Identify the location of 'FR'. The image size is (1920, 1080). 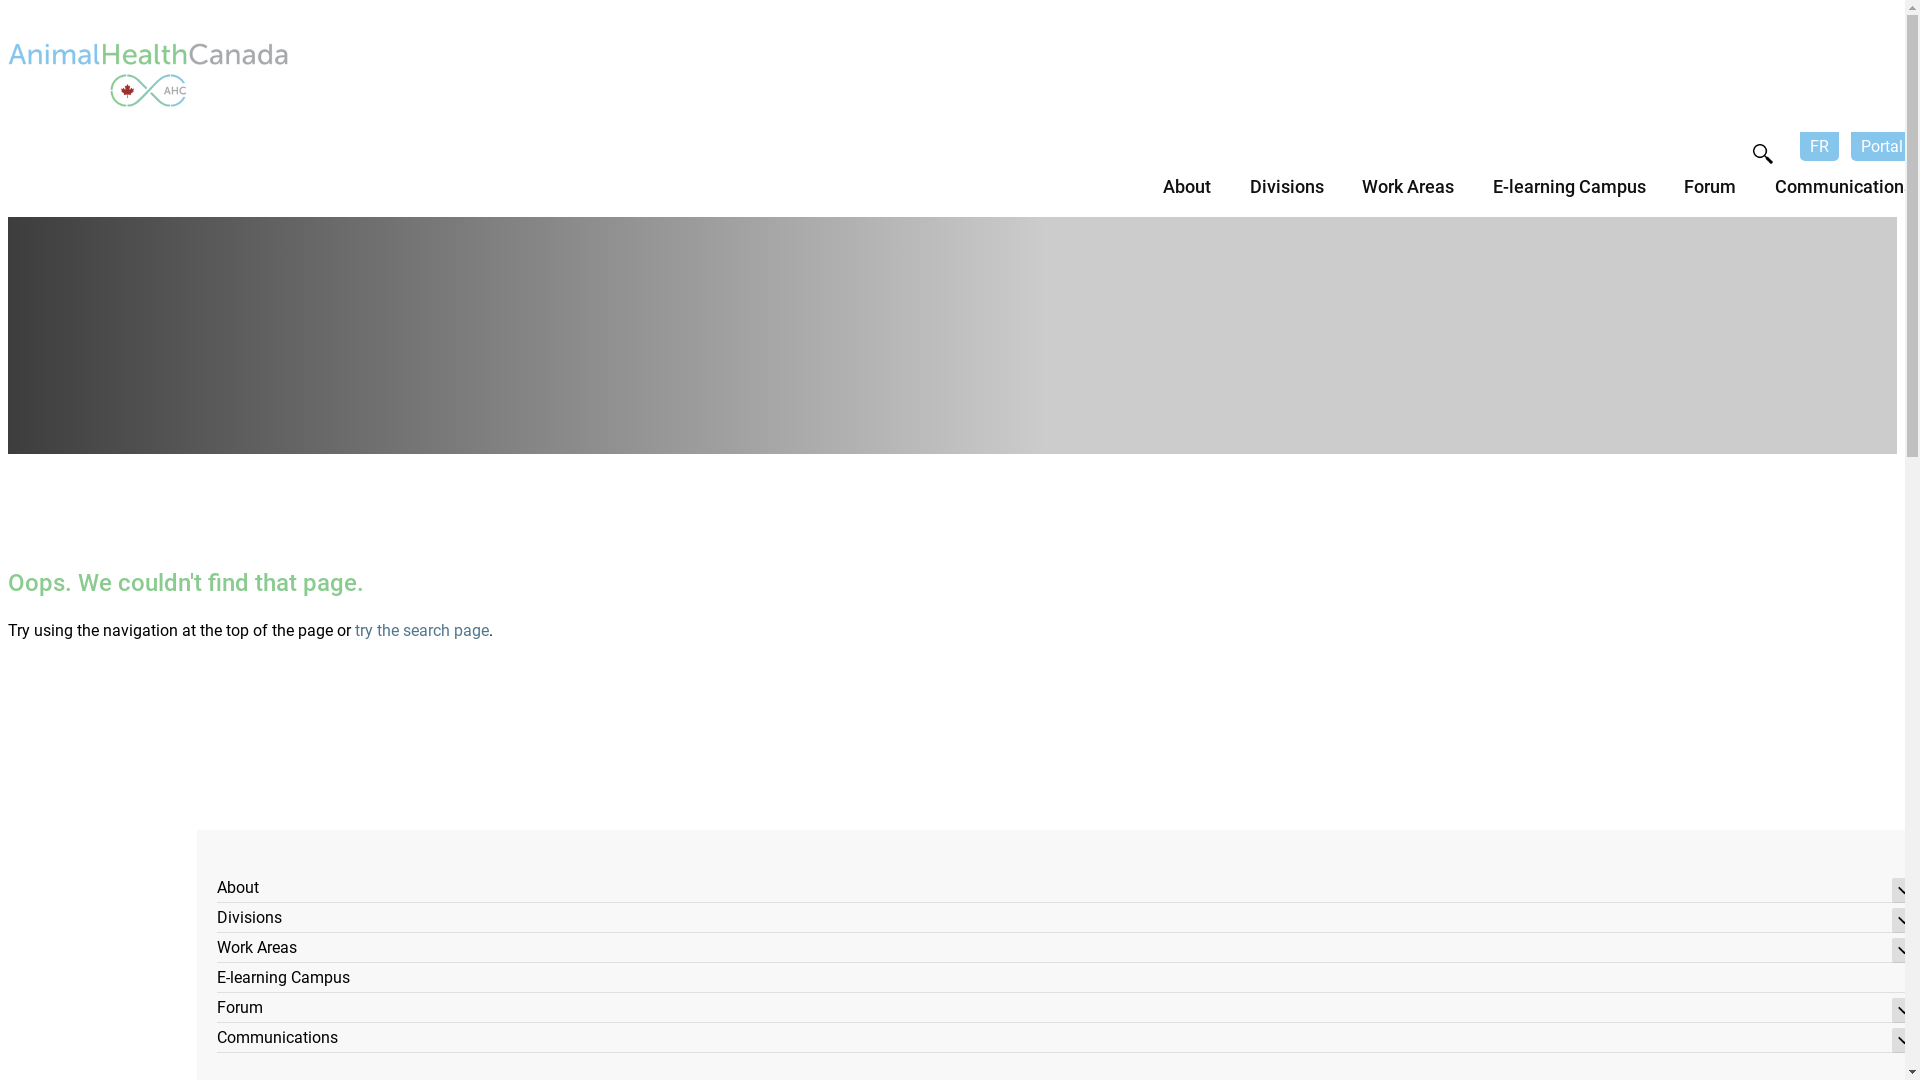
(1819, 145).